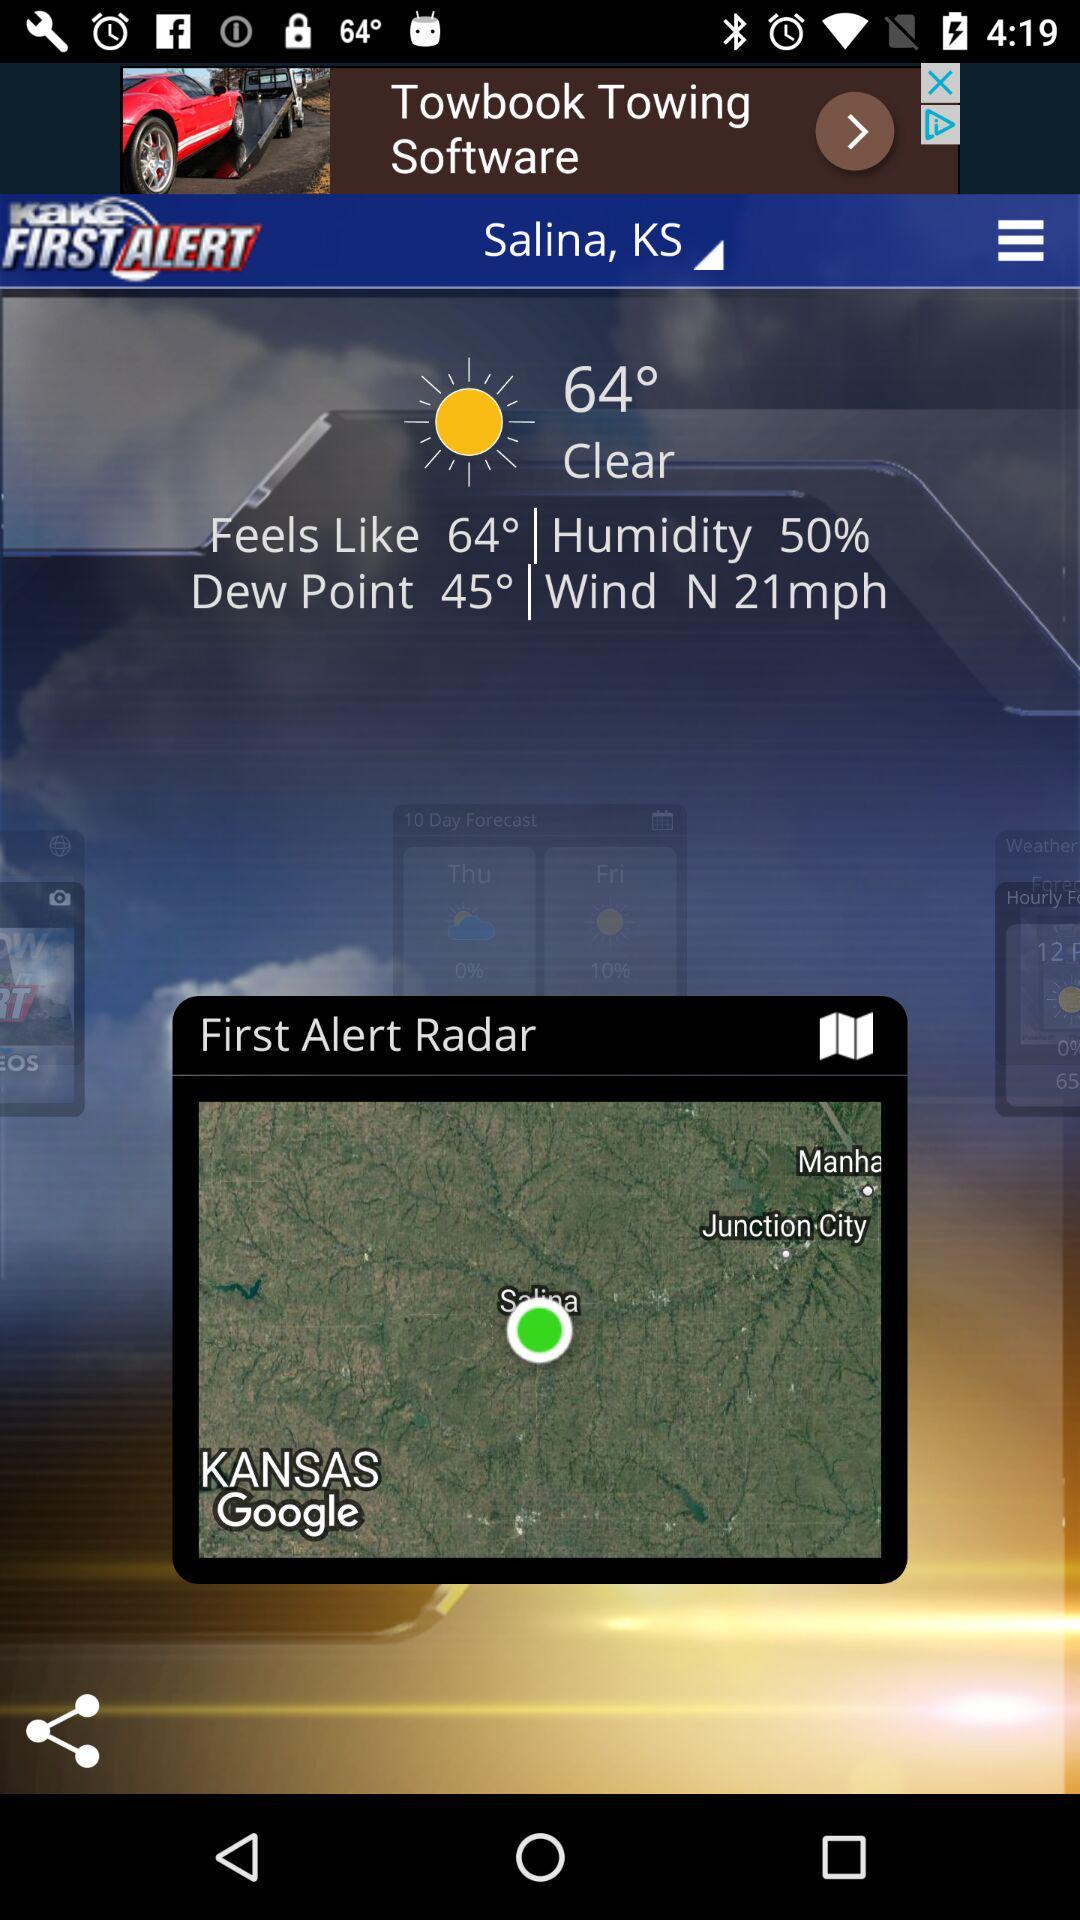  Describe the element at coordinates (61, 1730) in the screenshot. I see `the share icon` at that location.